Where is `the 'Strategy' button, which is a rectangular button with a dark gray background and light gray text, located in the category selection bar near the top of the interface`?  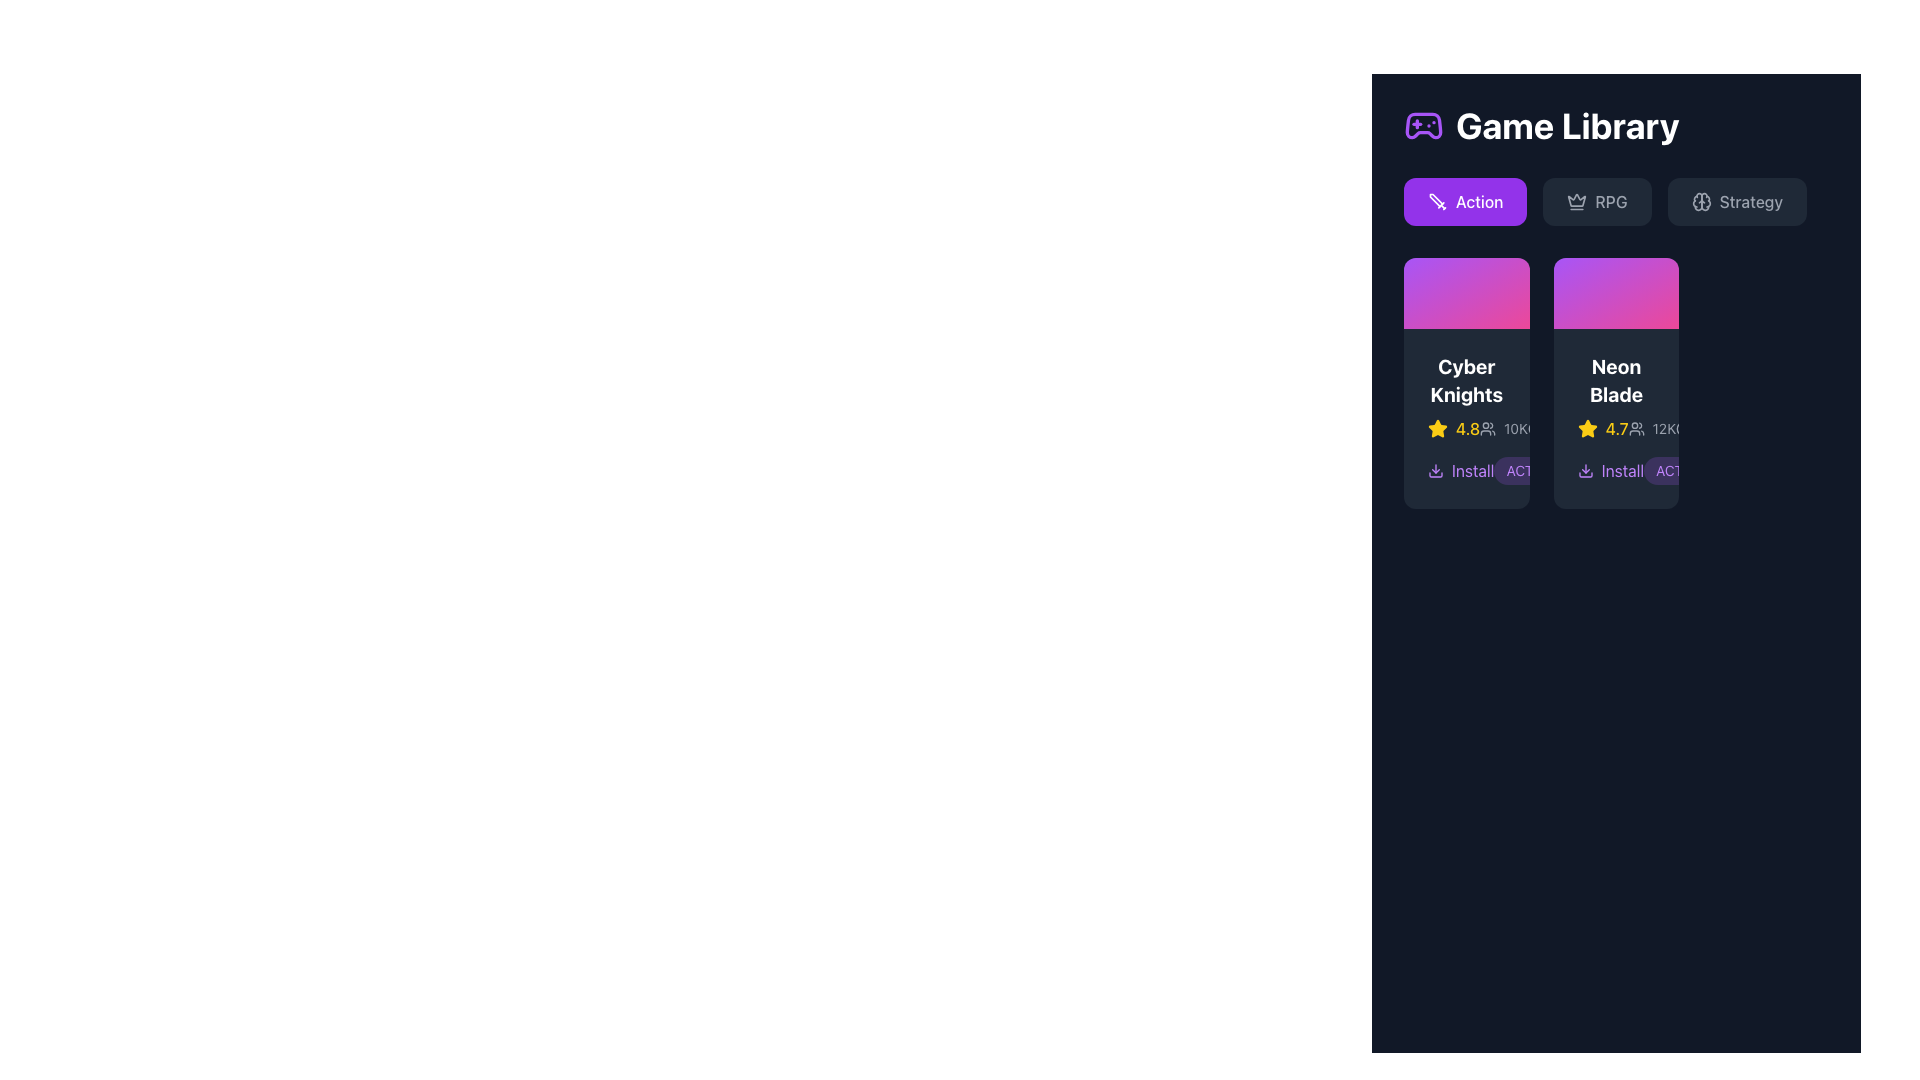 the 'Strategy' button, which is a rectangular button with a dark gray background and light gray text, located in the category selection bar near the top of the interface is located at coordinates (1736, 201).